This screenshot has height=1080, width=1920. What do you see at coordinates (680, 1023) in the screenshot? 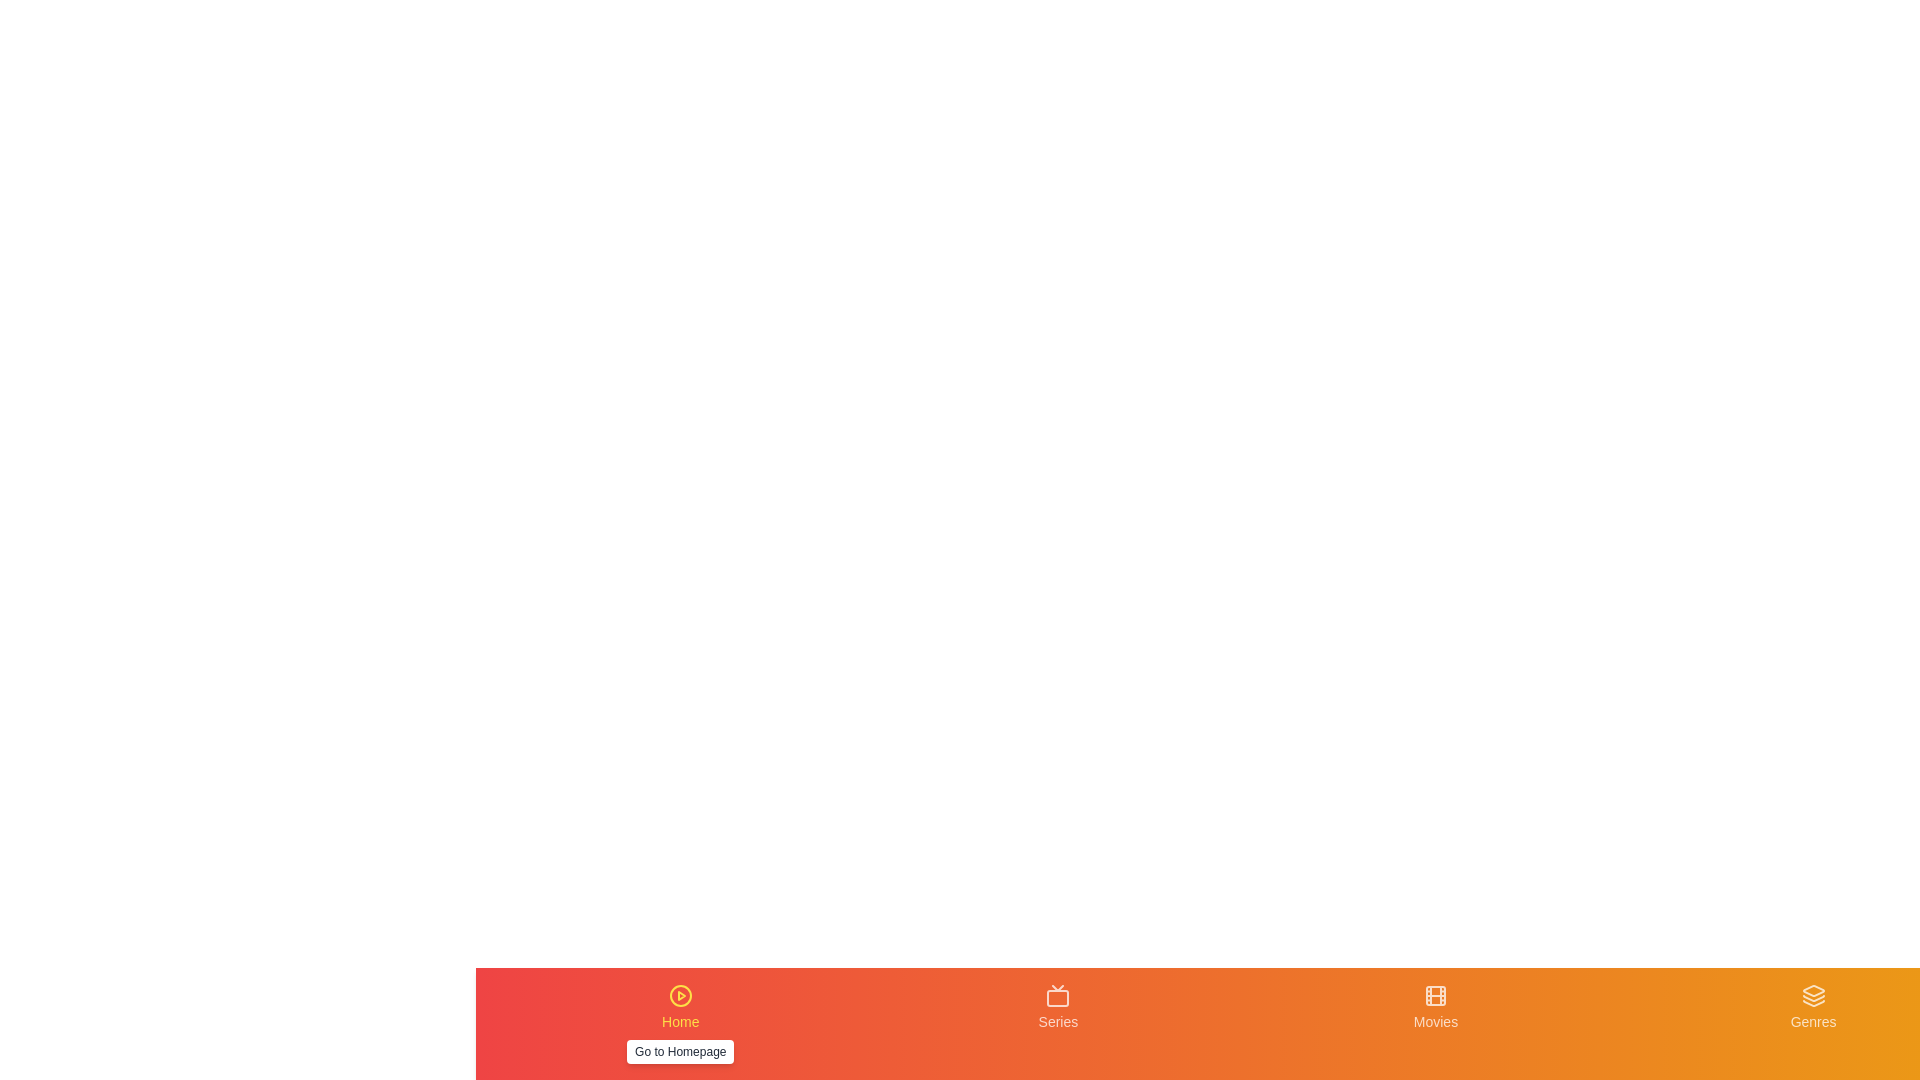
I see `the tab labeled Home to preview its details` at bounding box center [680, 1023].